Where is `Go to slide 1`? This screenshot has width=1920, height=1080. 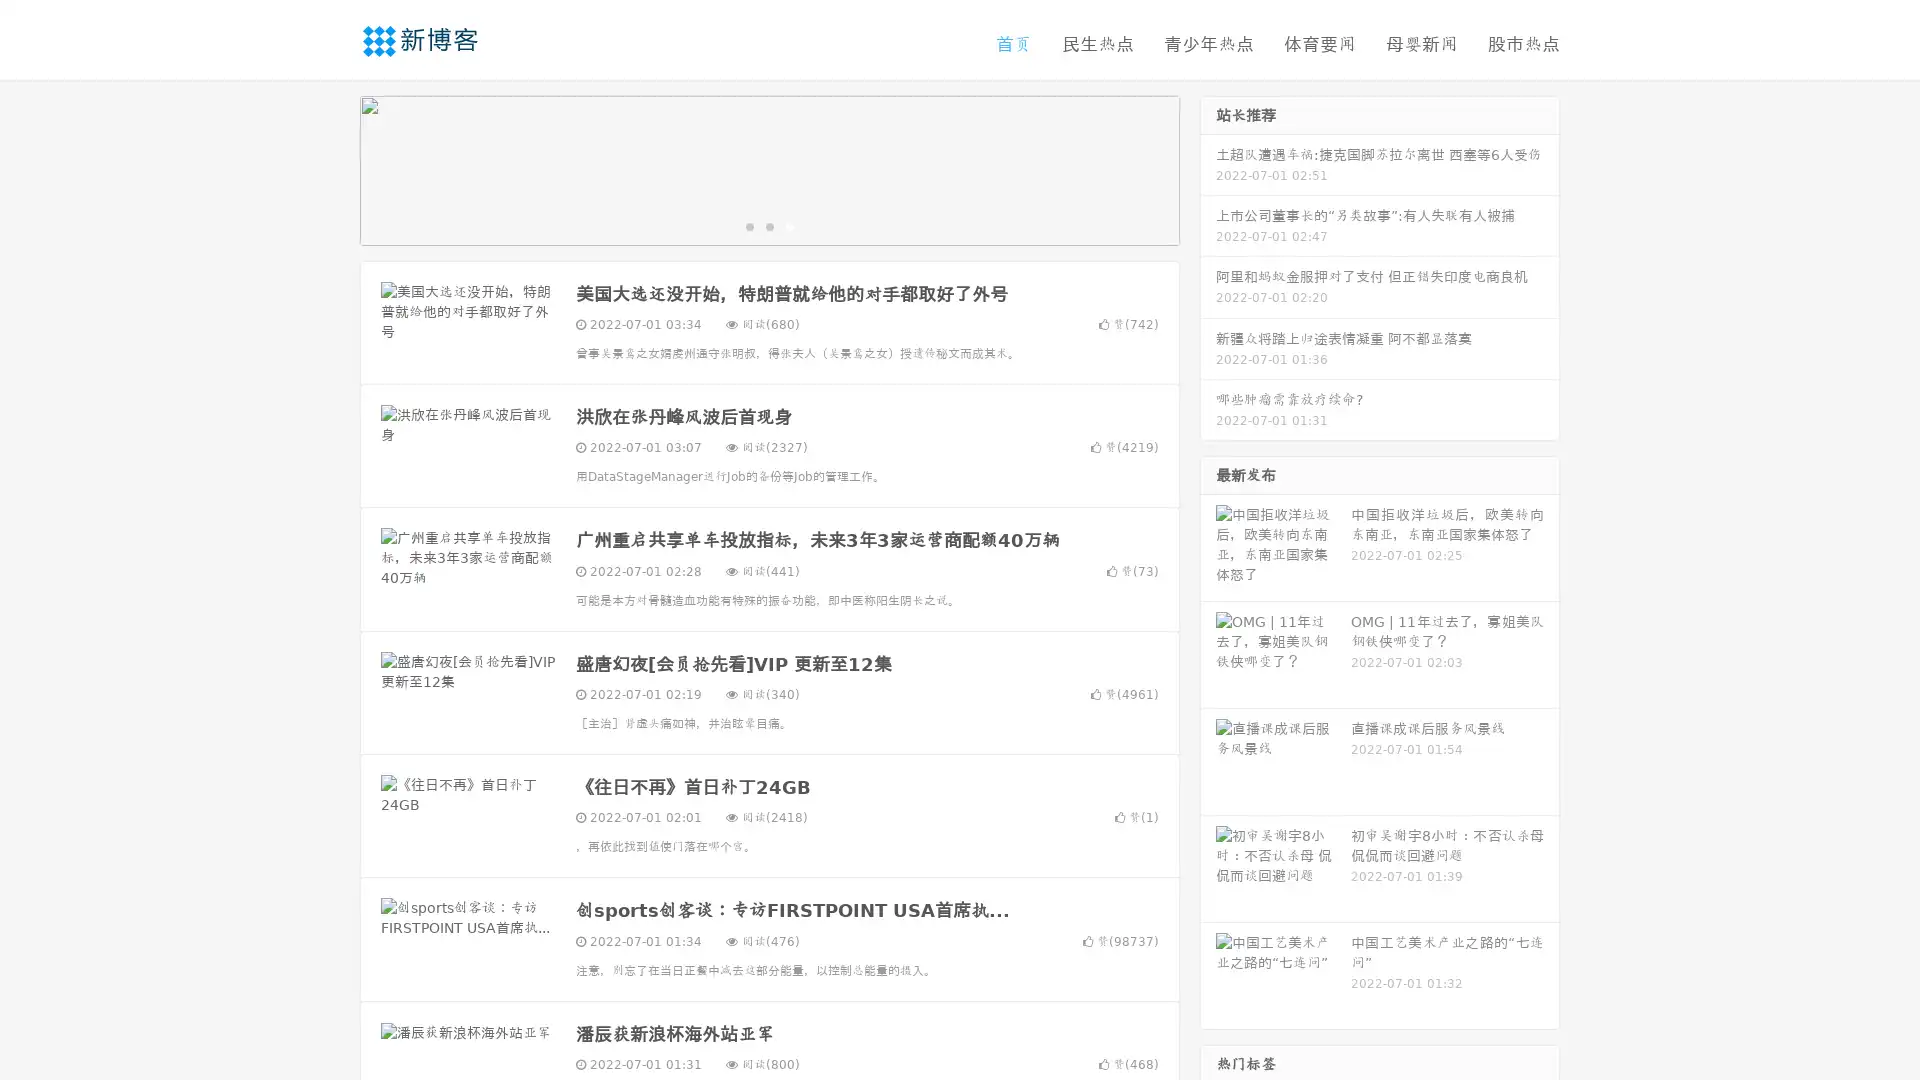 Go to slide 1 is located at coordinates (748, 225).